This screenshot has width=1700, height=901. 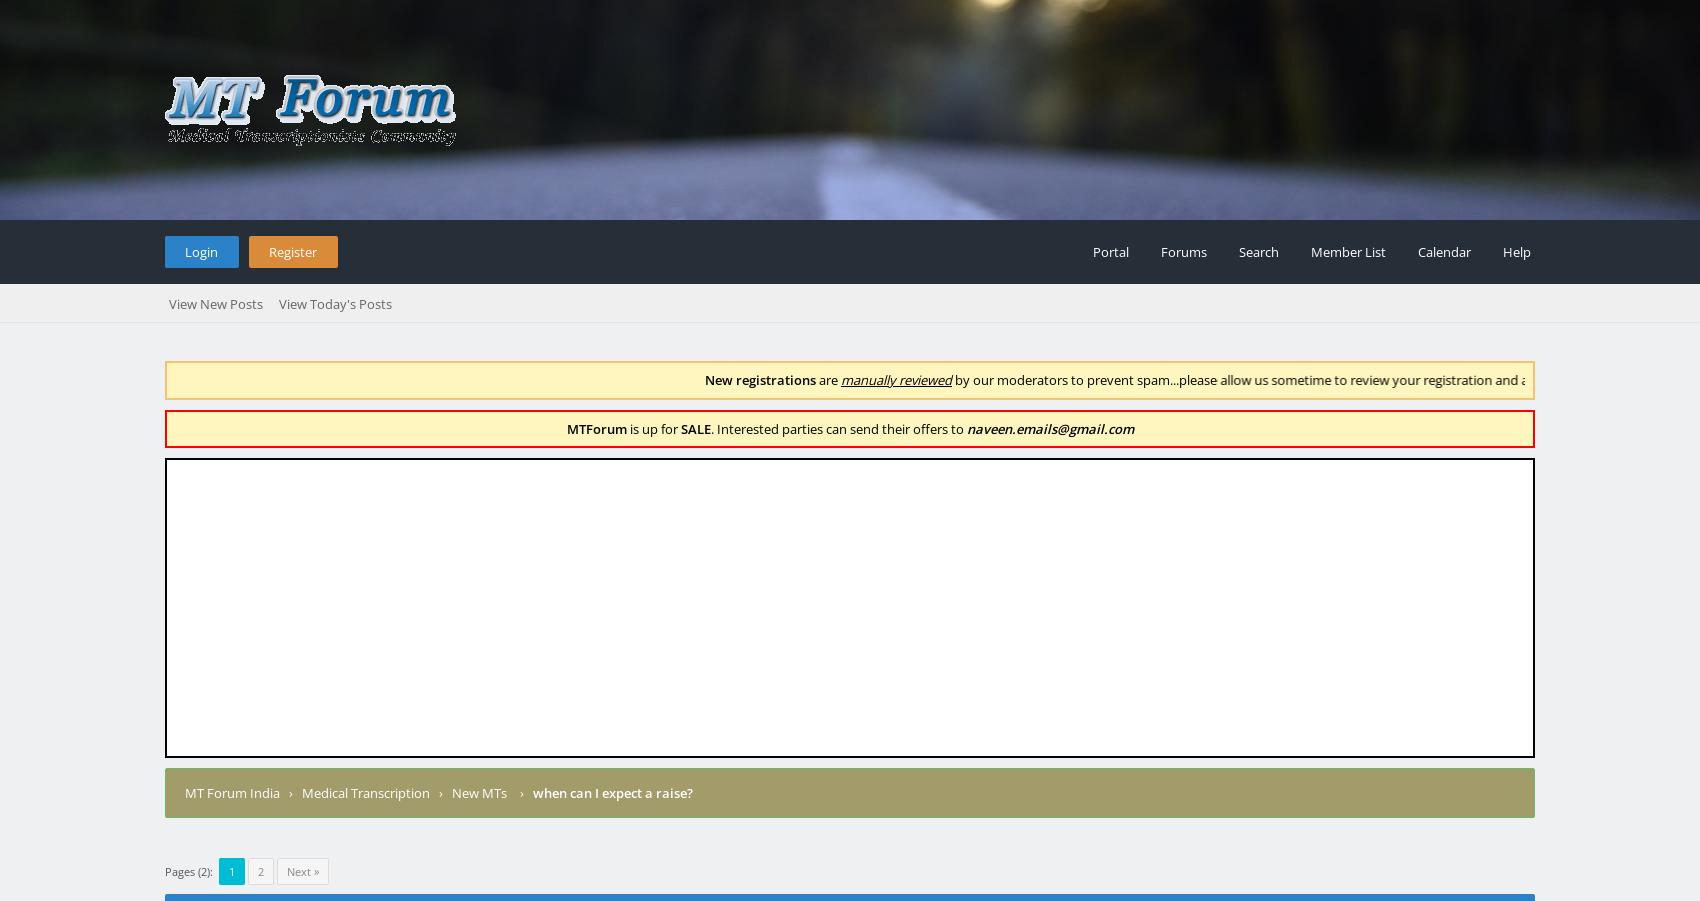 I want to click on 'MTForum', so click(x=595, y=426).